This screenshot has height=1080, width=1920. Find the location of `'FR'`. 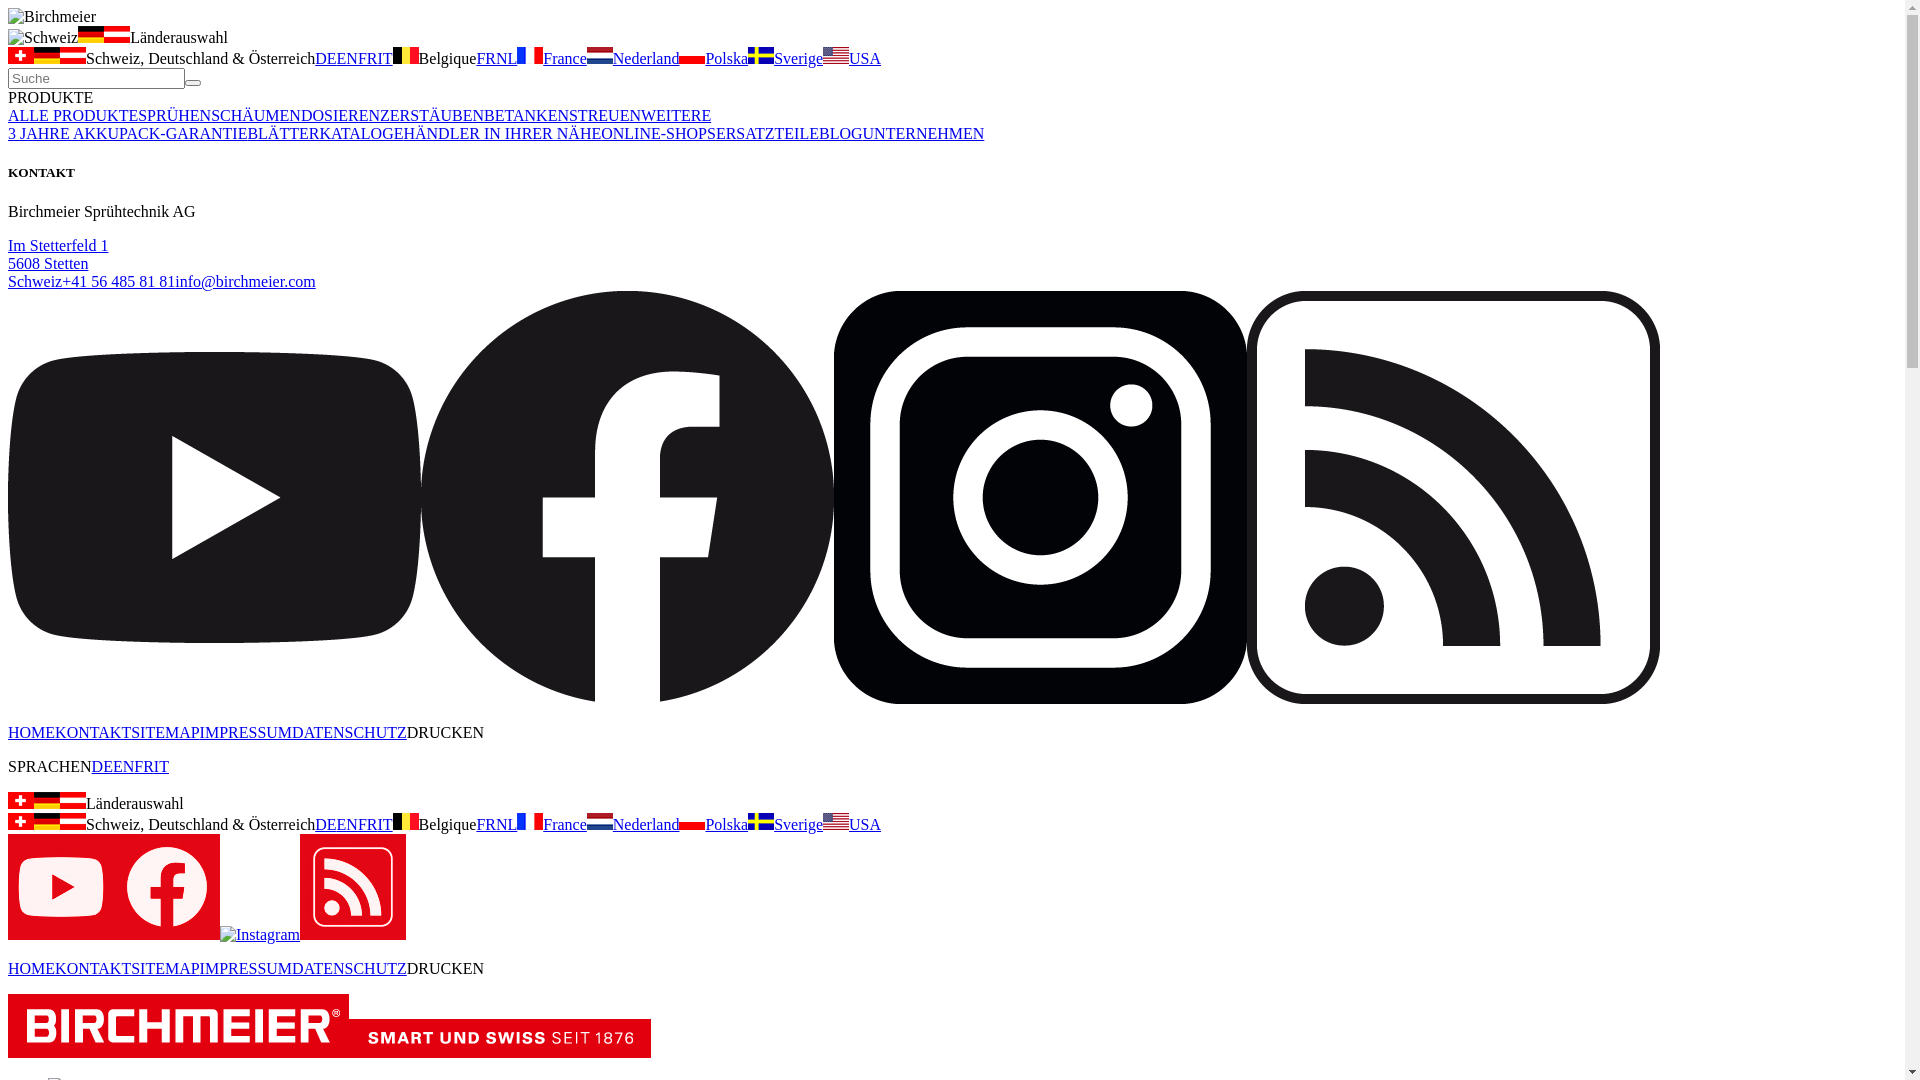

'FR' is located at coordinates (474, 57).